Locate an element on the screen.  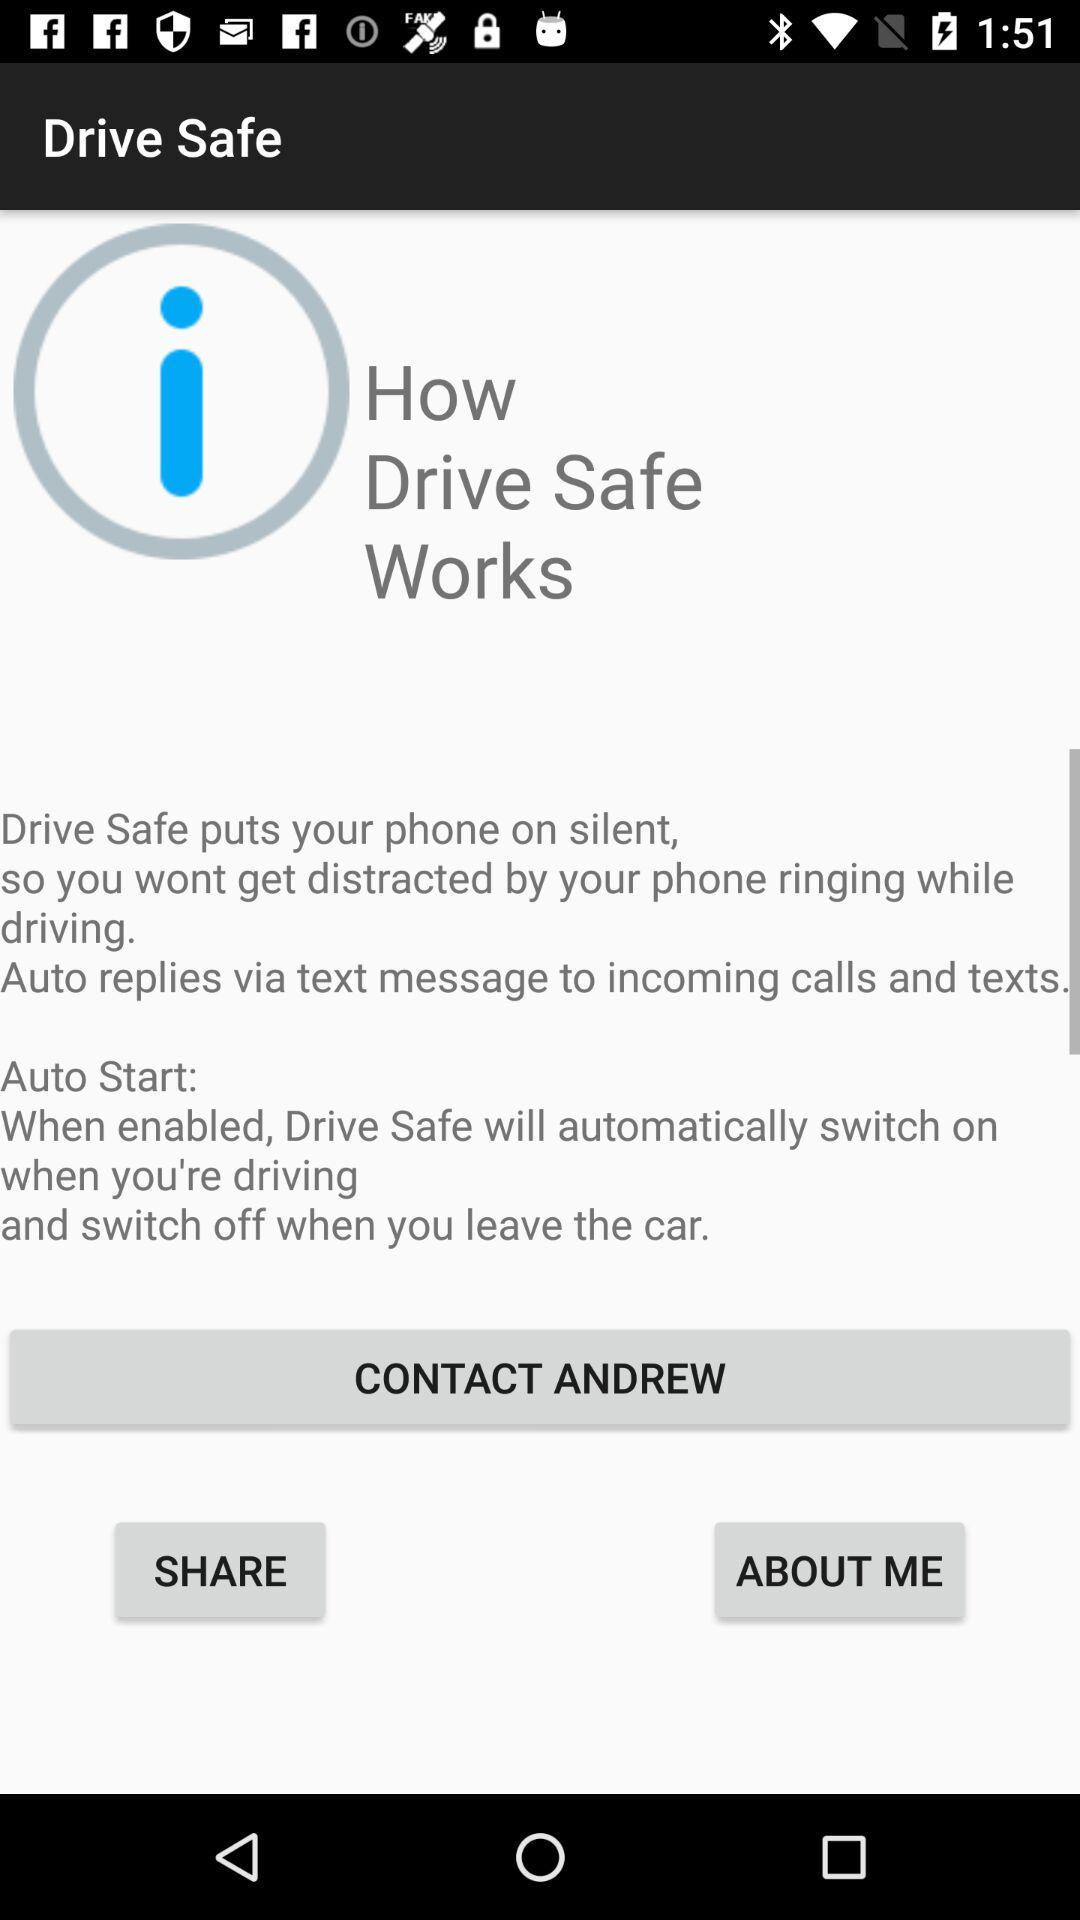
the contact andrew is located at coordinates (540, 1376).